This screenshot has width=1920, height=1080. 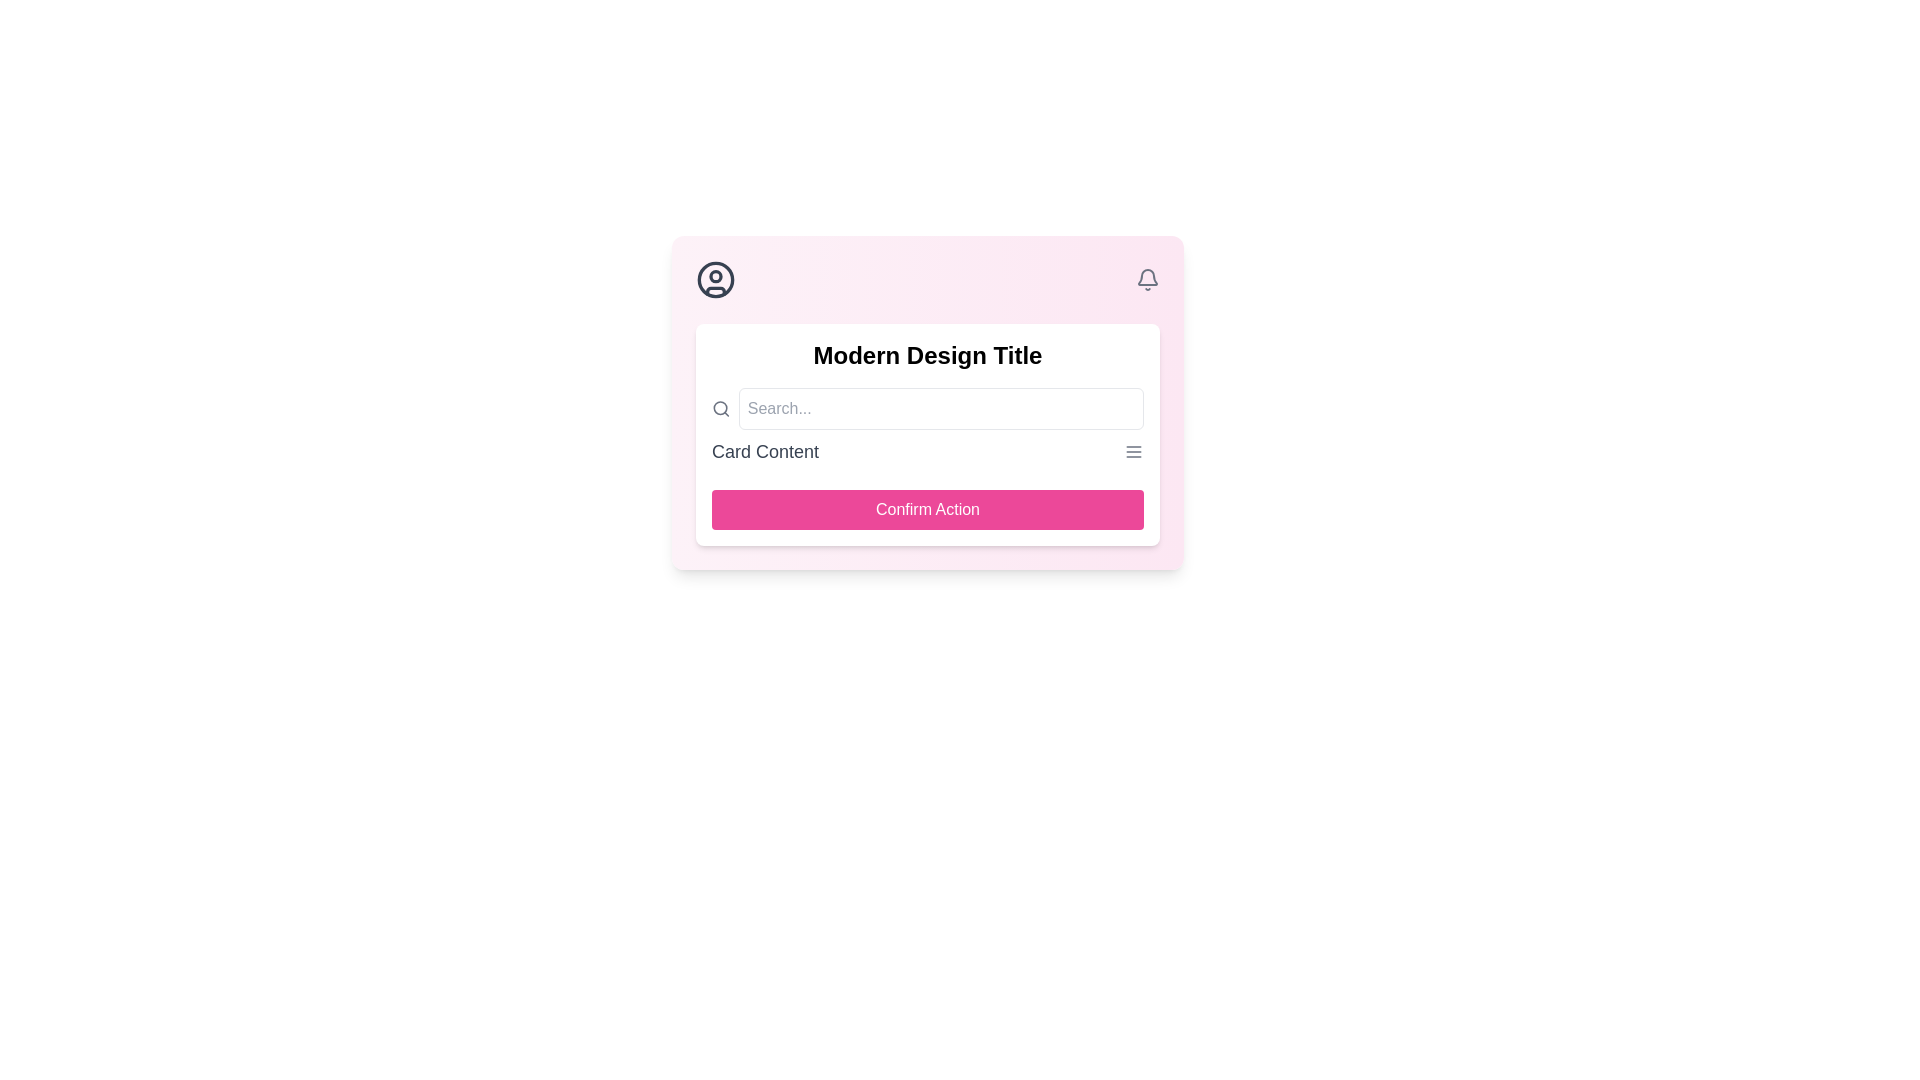 I want to click on the small circular graphic detail located within the profile icon at the top-left corner of the interface, so click(x=715, y=276).